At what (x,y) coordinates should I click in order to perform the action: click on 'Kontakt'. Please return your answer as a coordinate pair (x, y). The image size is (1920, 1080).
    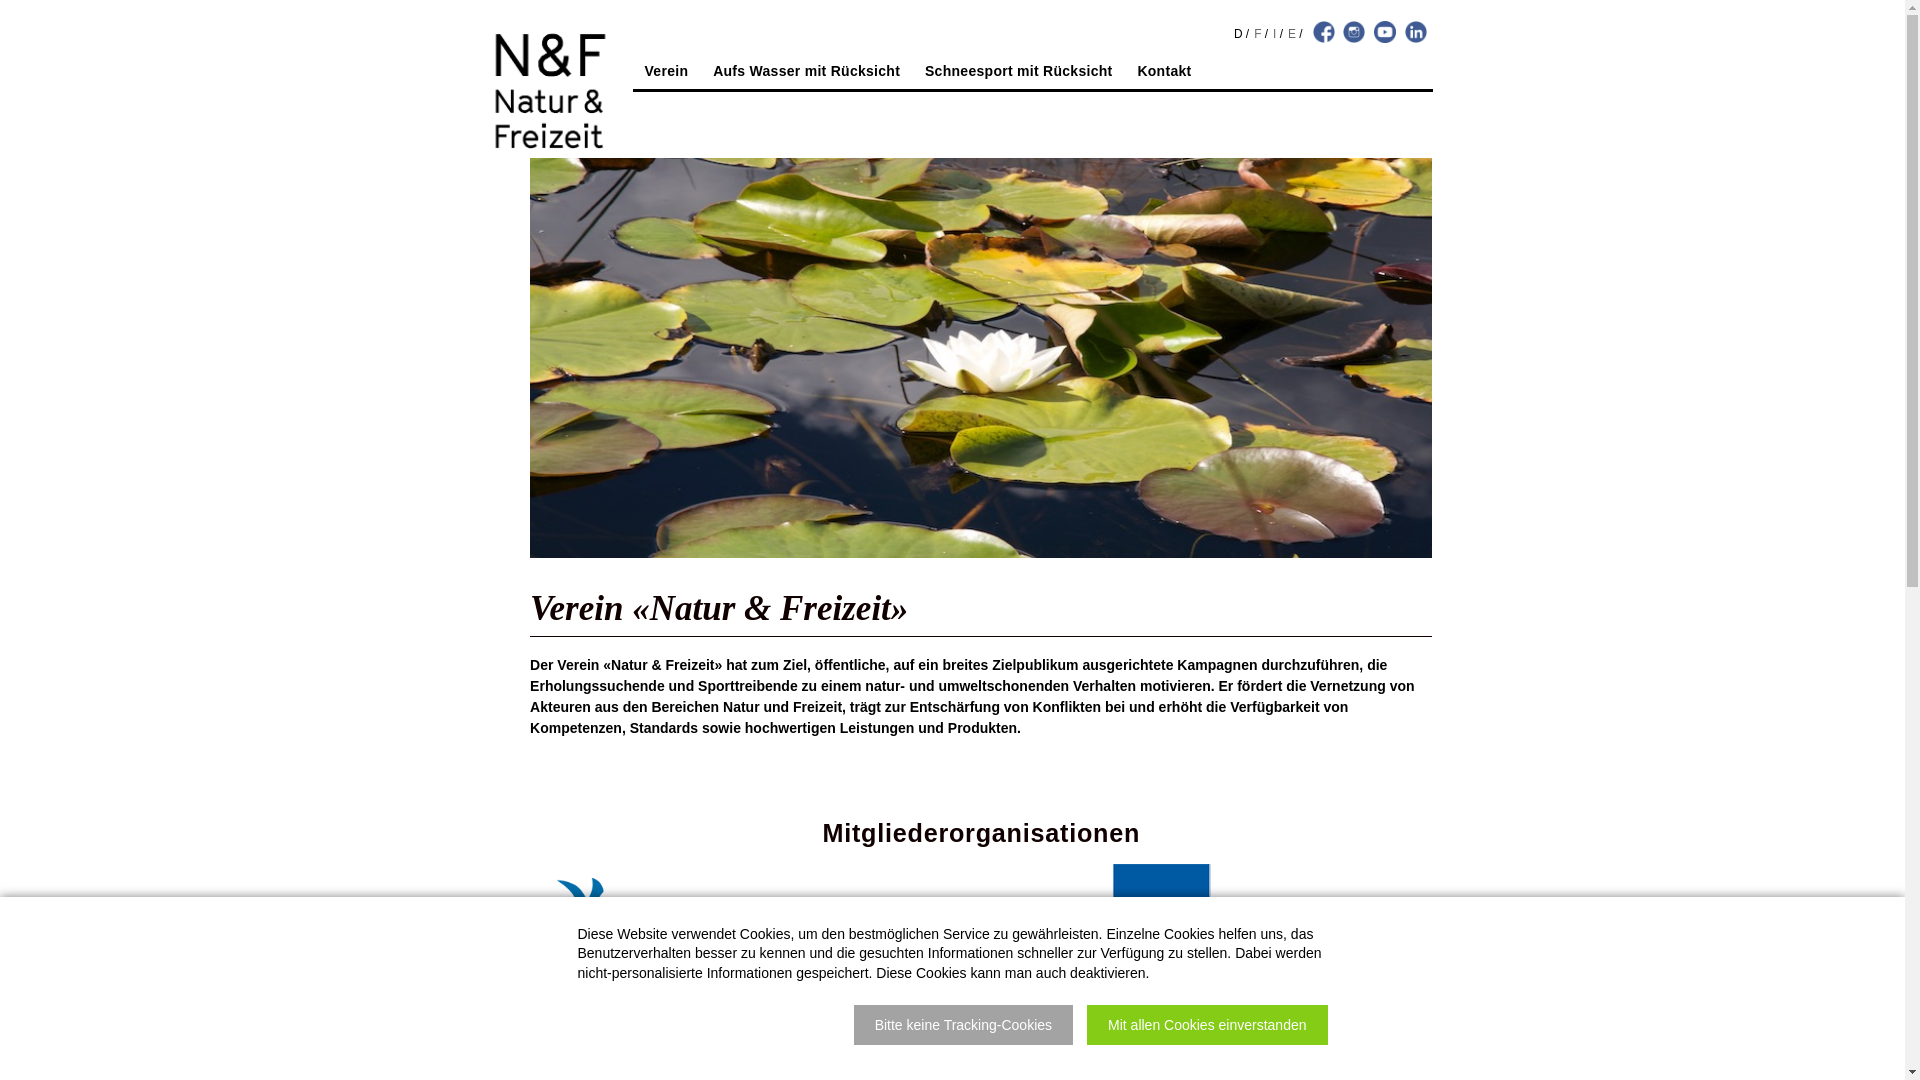
    Looking at the image, I should click on (1163, 72).